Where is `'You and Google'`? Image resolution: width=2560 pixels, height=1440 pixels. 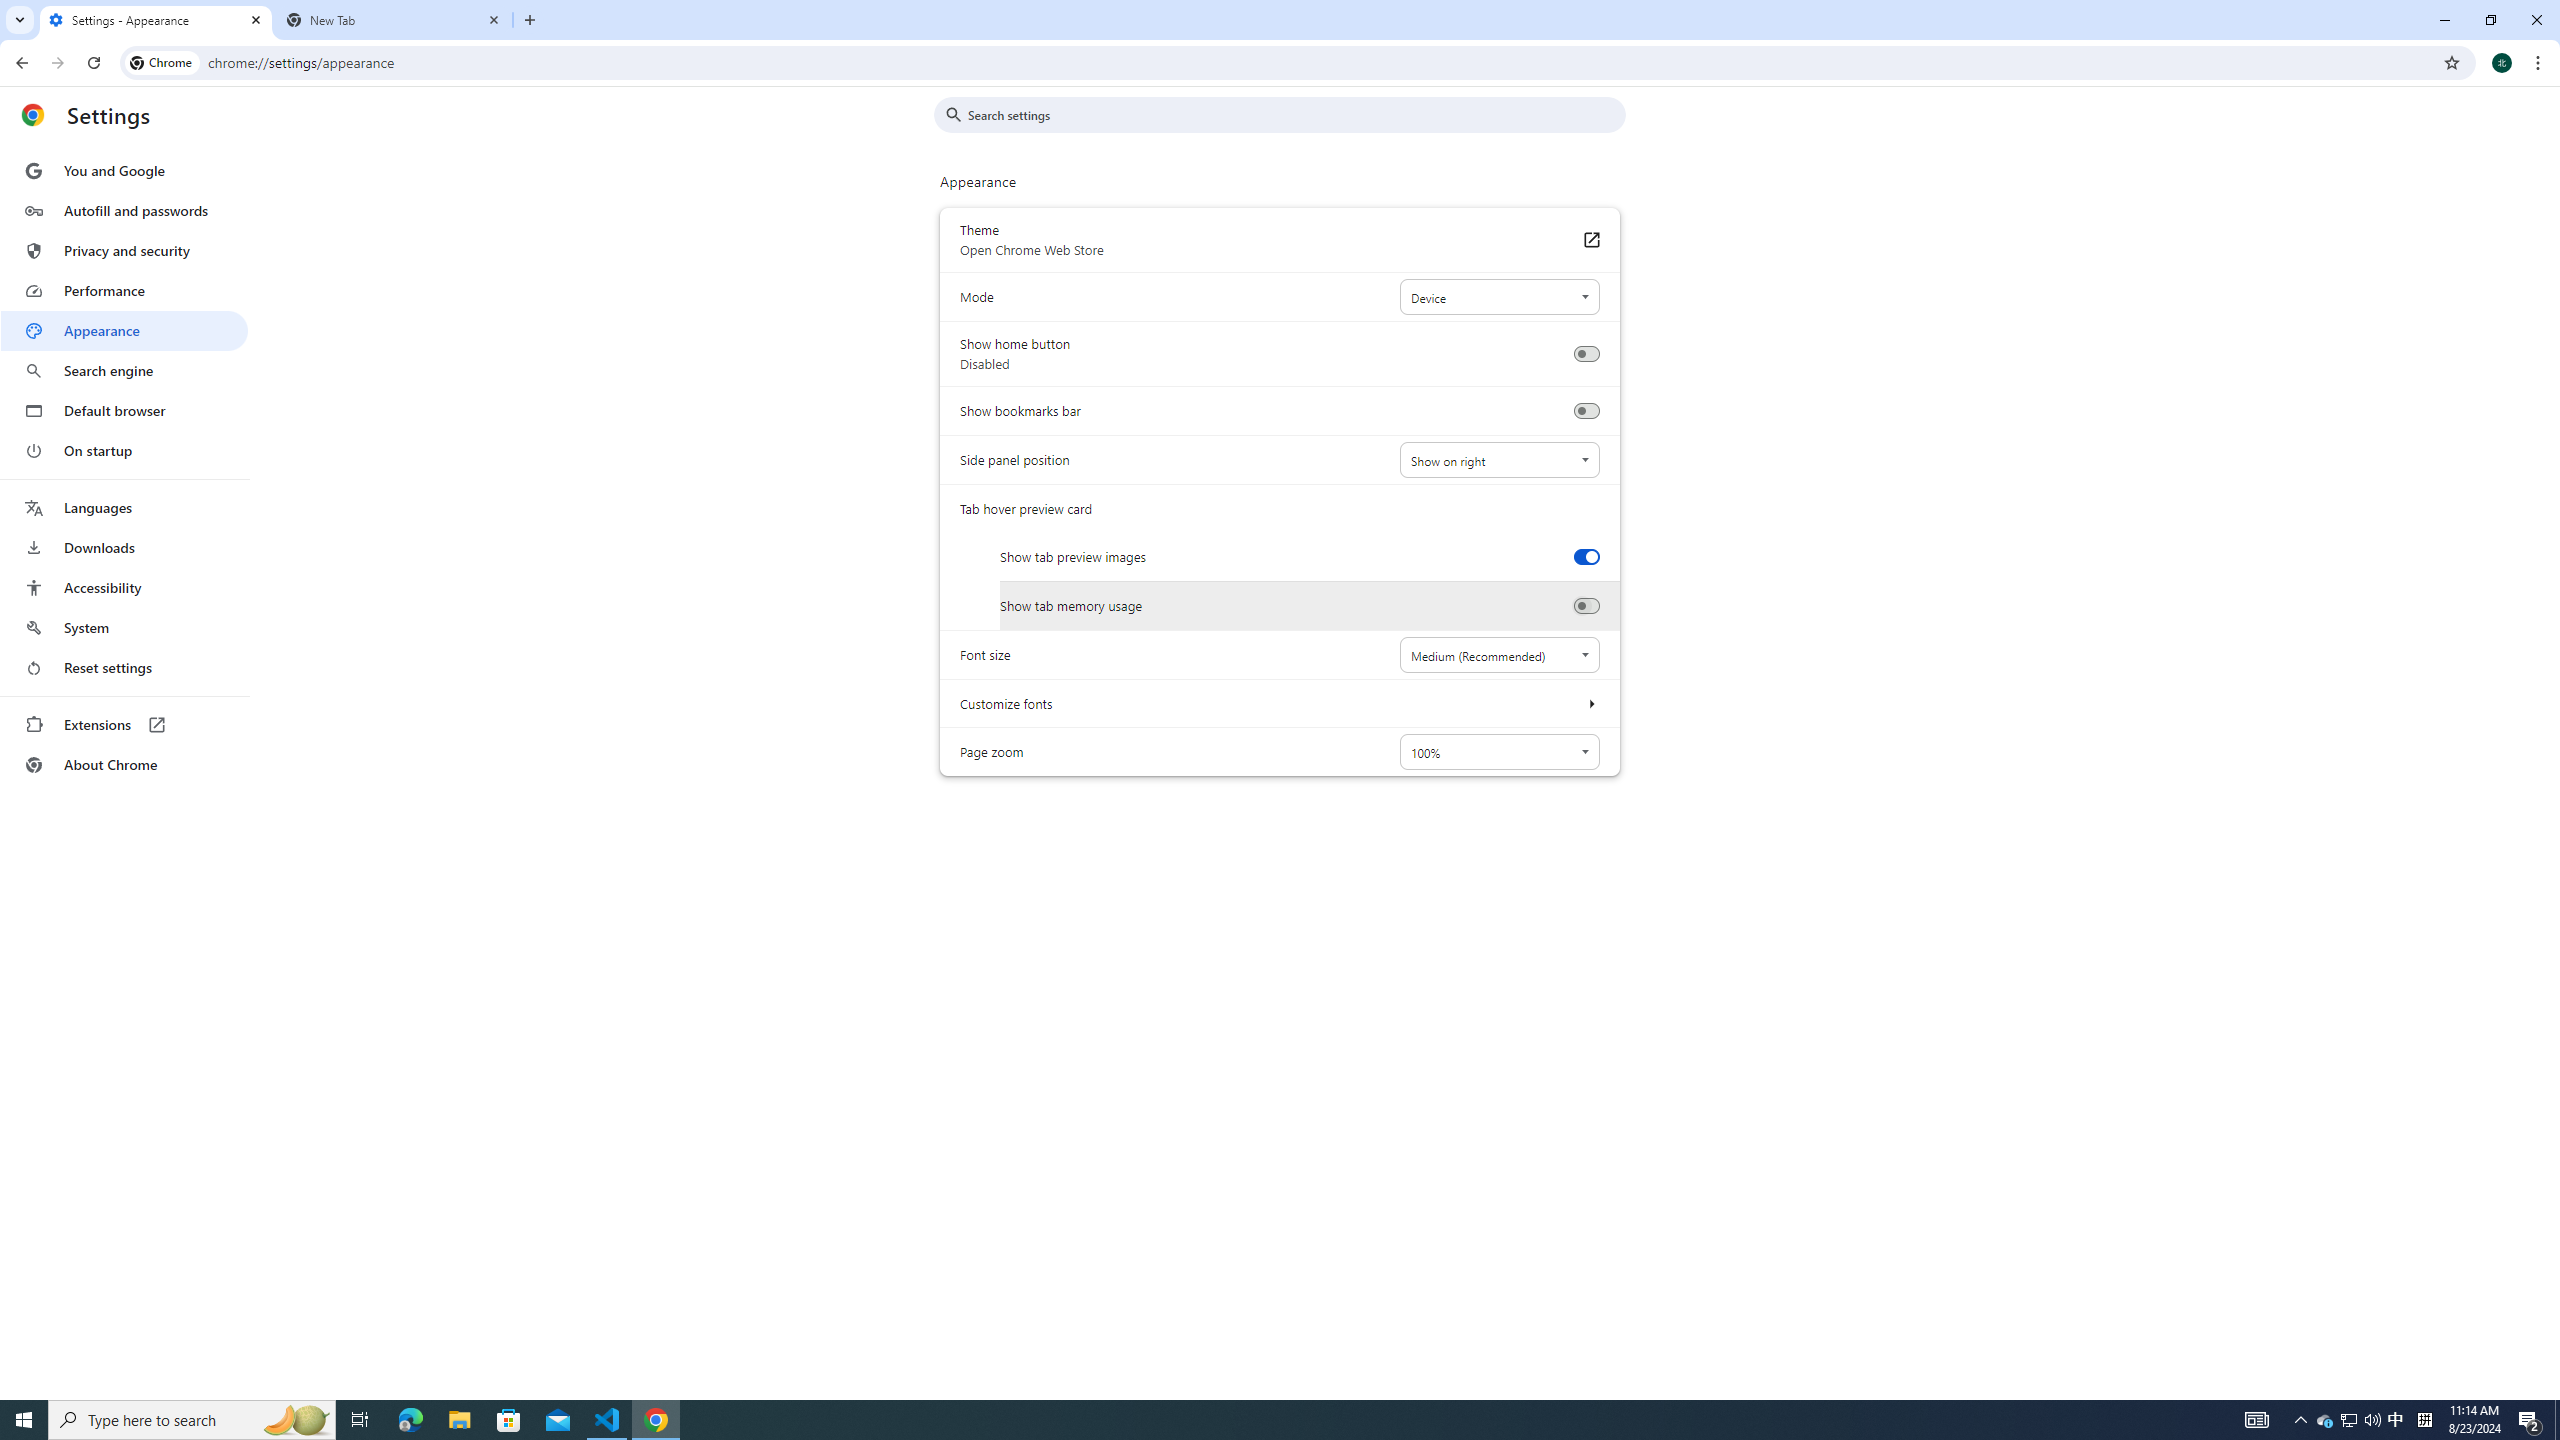 'You and Google' is located at coordinates (123, 171).